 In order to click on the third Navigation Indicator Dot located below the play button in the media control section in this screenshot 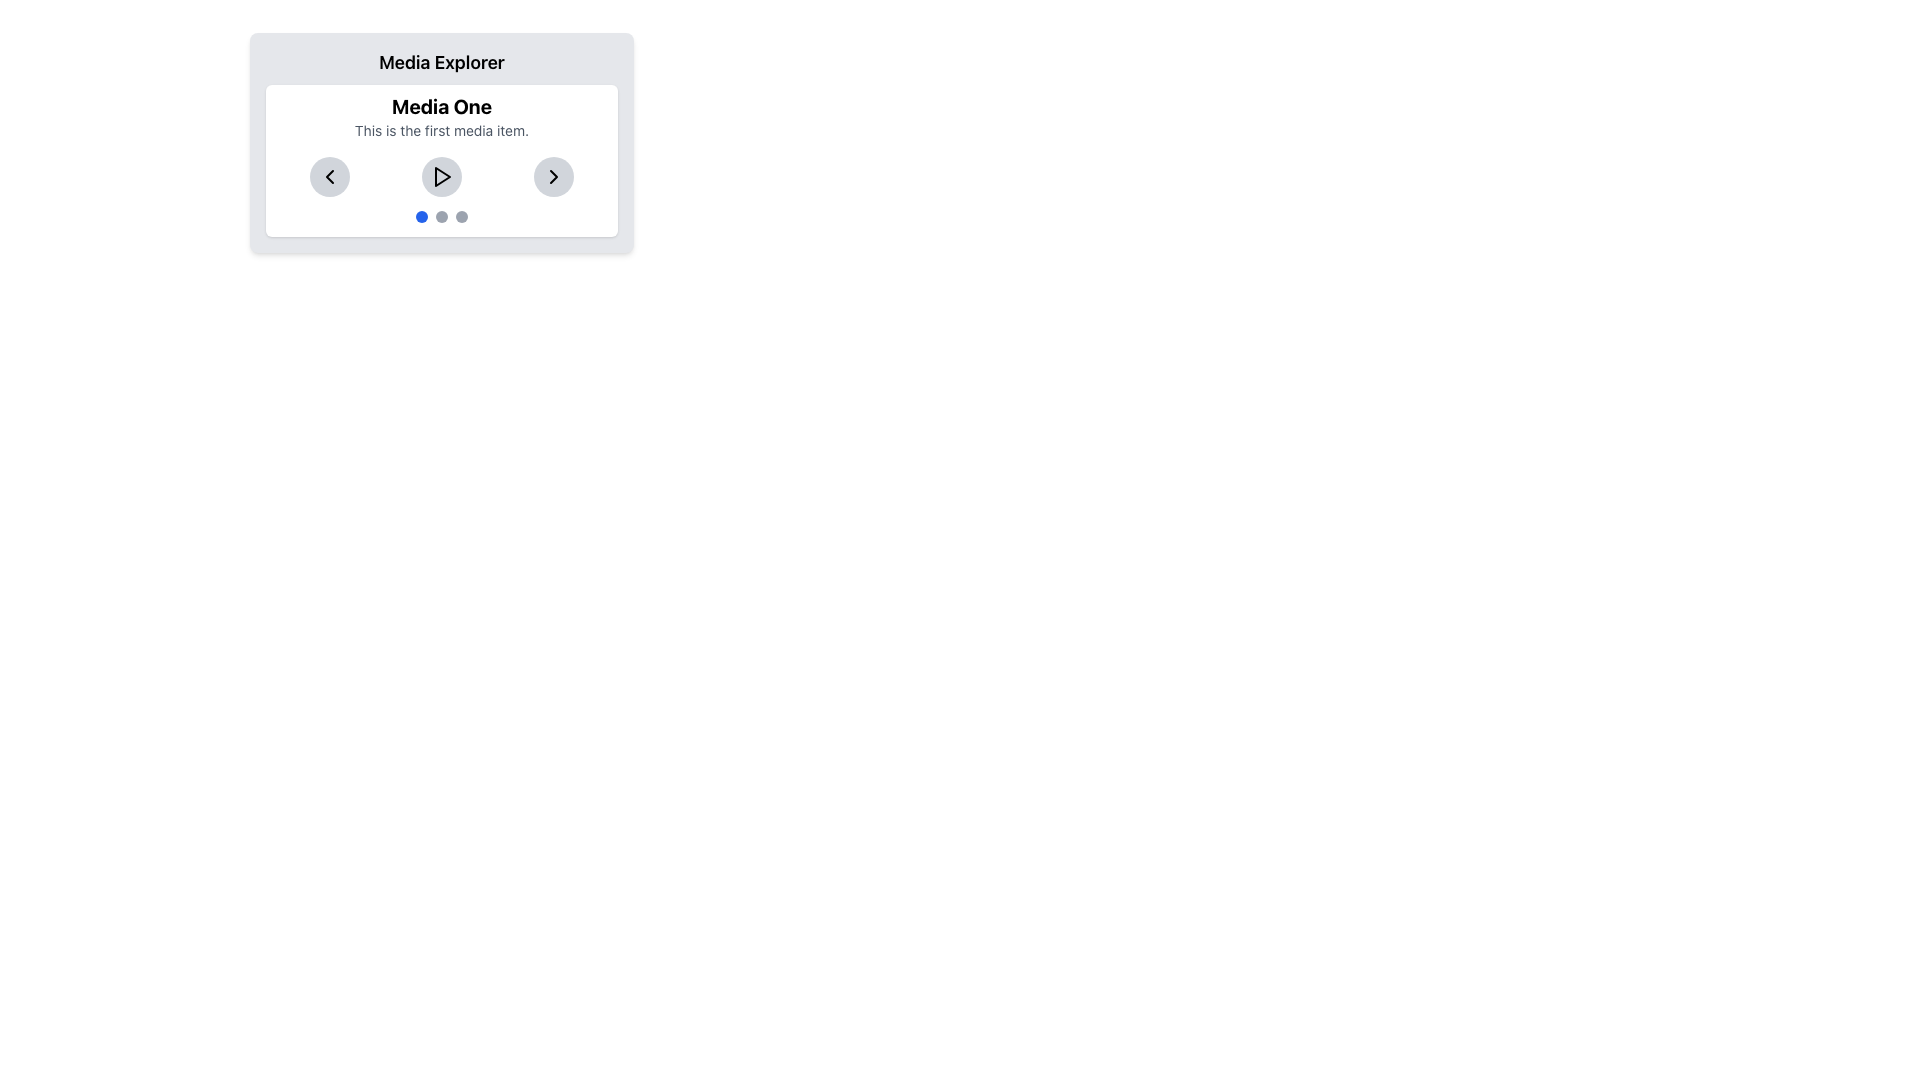, I will do `click(460, 216)`.